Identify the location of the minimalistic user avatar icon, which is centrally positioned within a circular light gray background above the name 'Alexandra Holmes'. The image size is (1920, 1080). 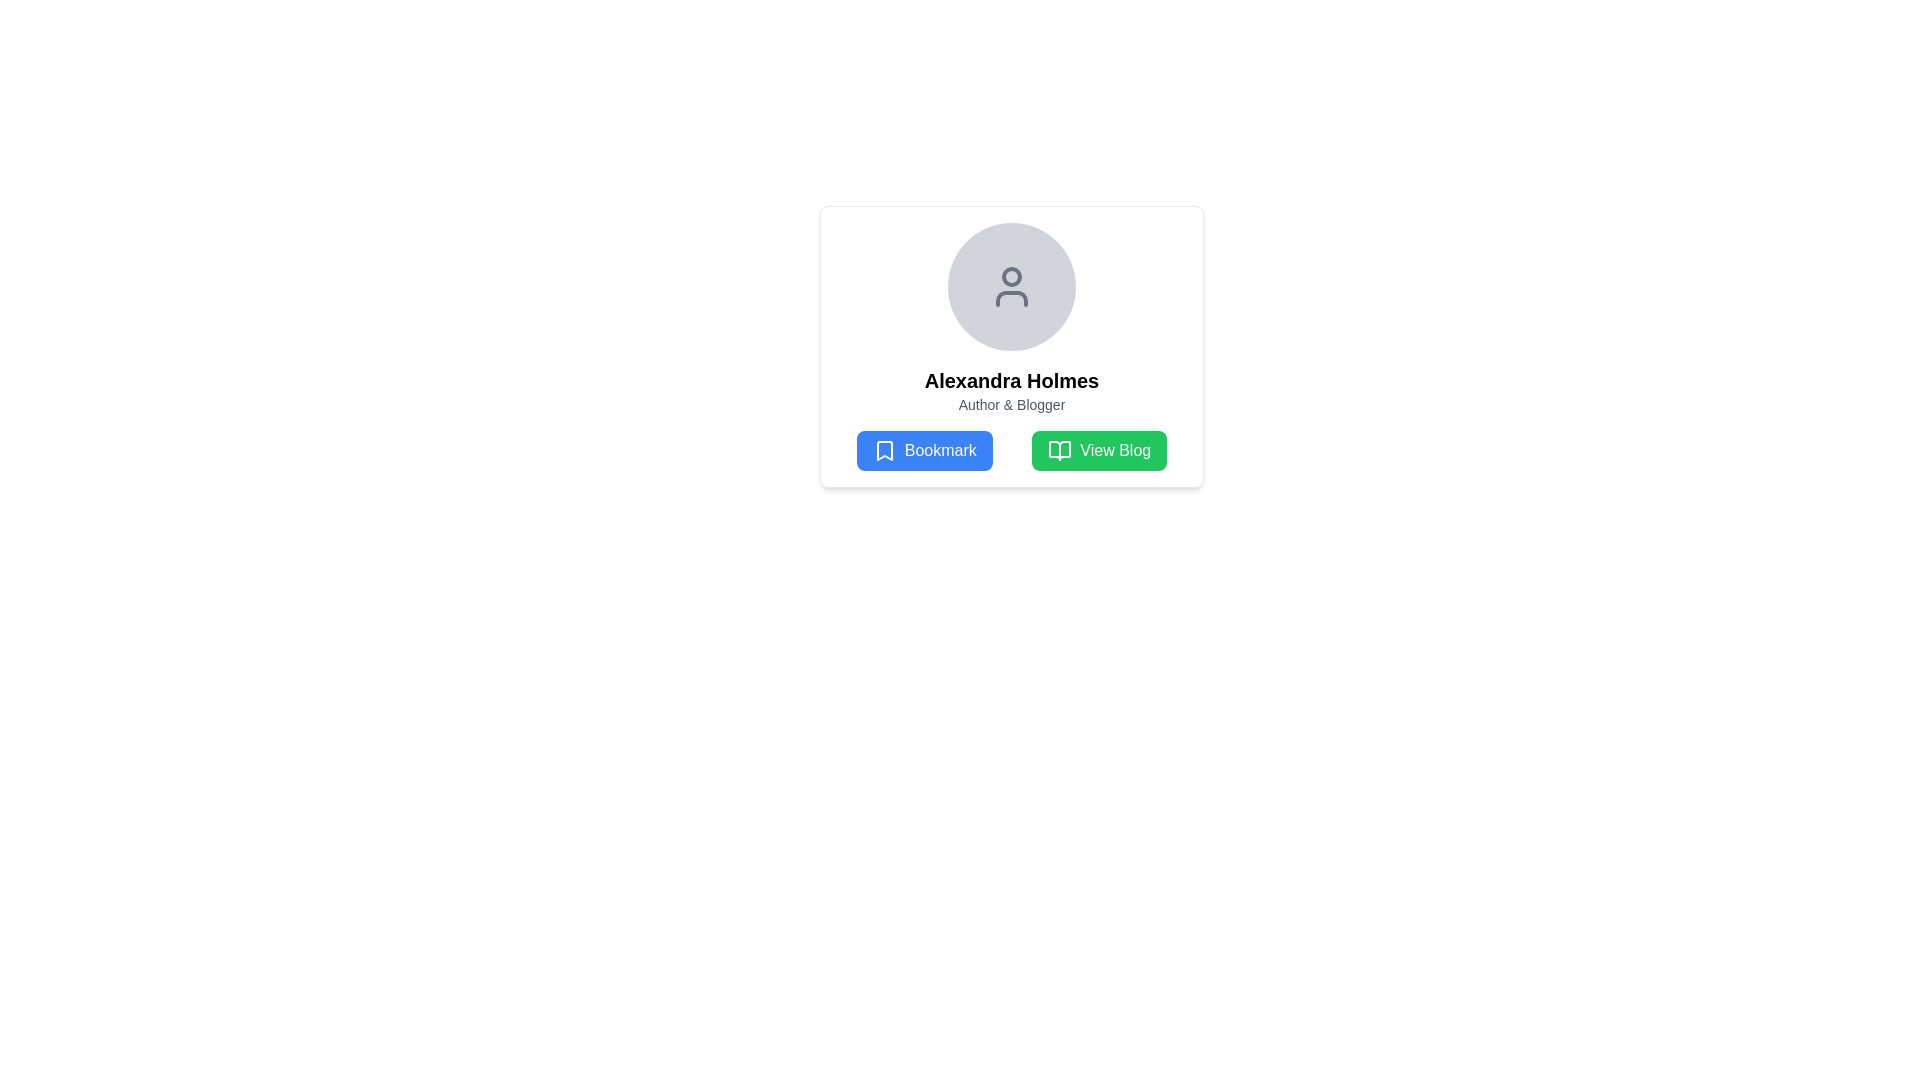
(1012, 286).